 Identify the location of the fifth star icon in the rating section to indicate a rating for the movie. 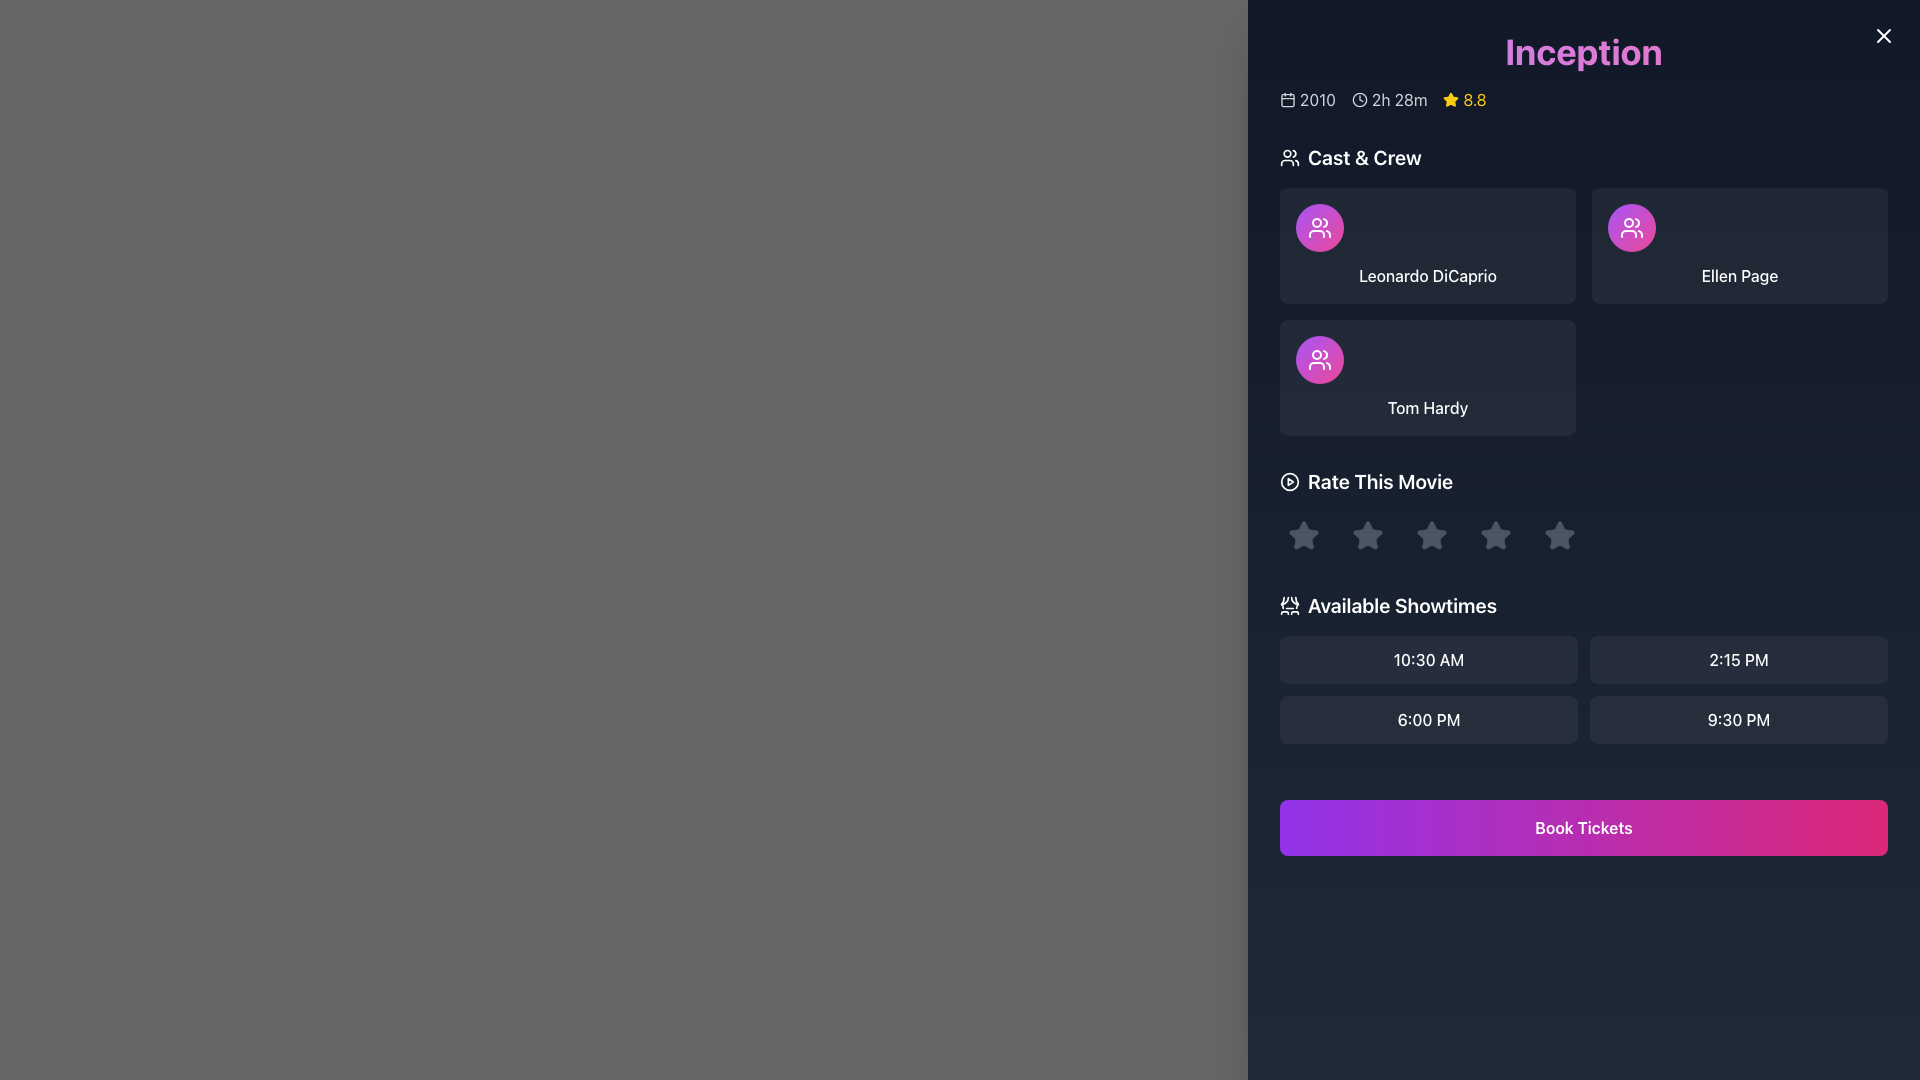
(1559, 535).